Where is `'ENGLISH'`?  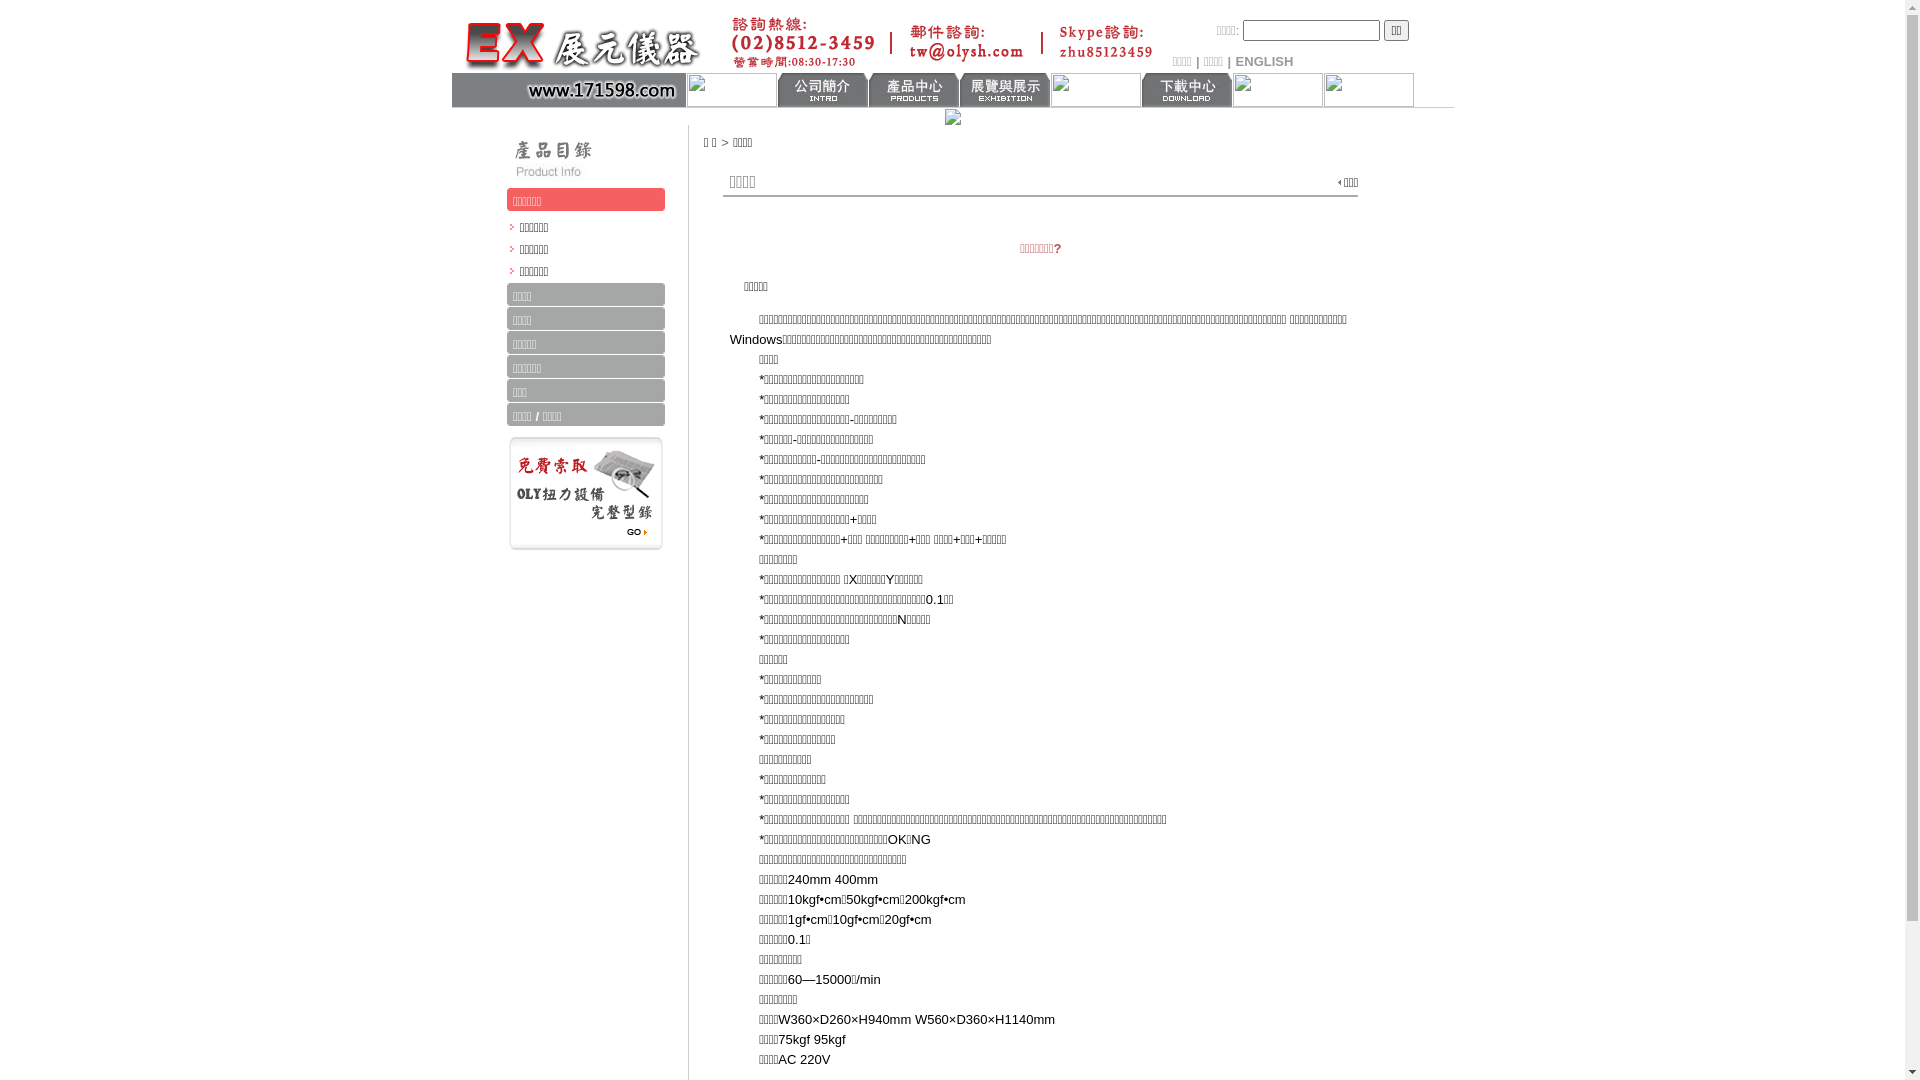
'ENGLISH' is located at coordinates (1264, 60).